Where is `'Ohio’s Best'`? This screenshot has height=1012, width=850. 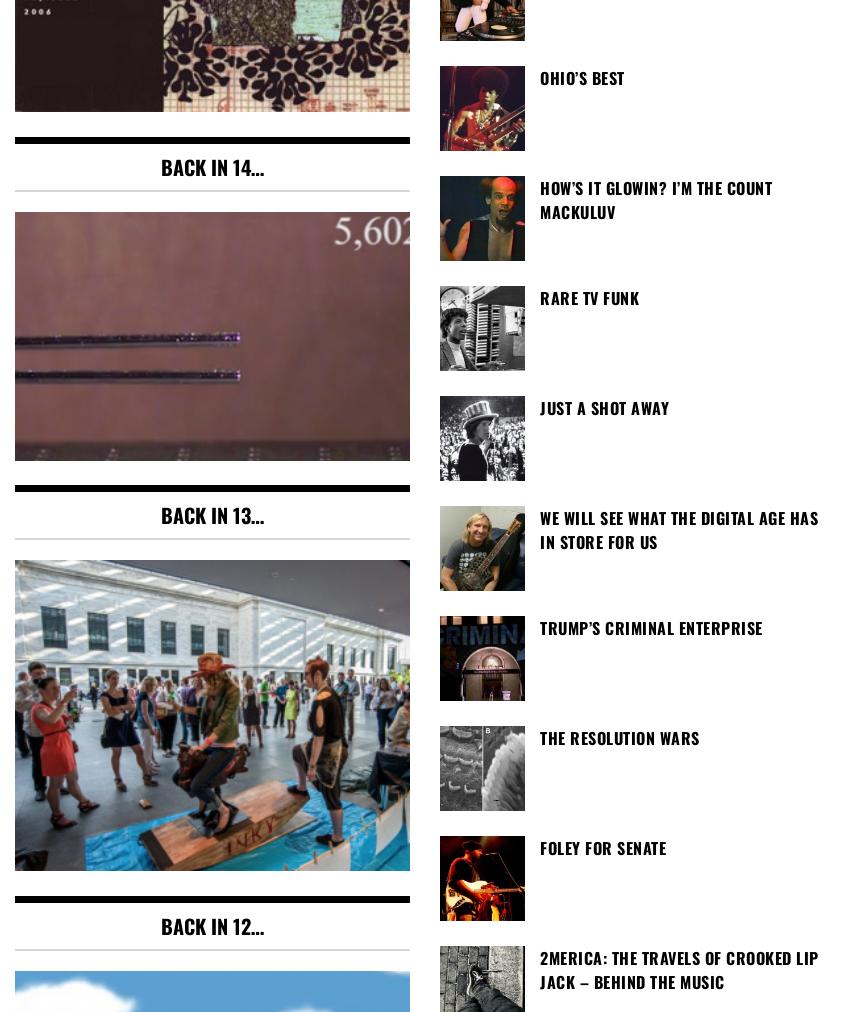 'Ohio’s Best' is located at coordinates (581, 76).